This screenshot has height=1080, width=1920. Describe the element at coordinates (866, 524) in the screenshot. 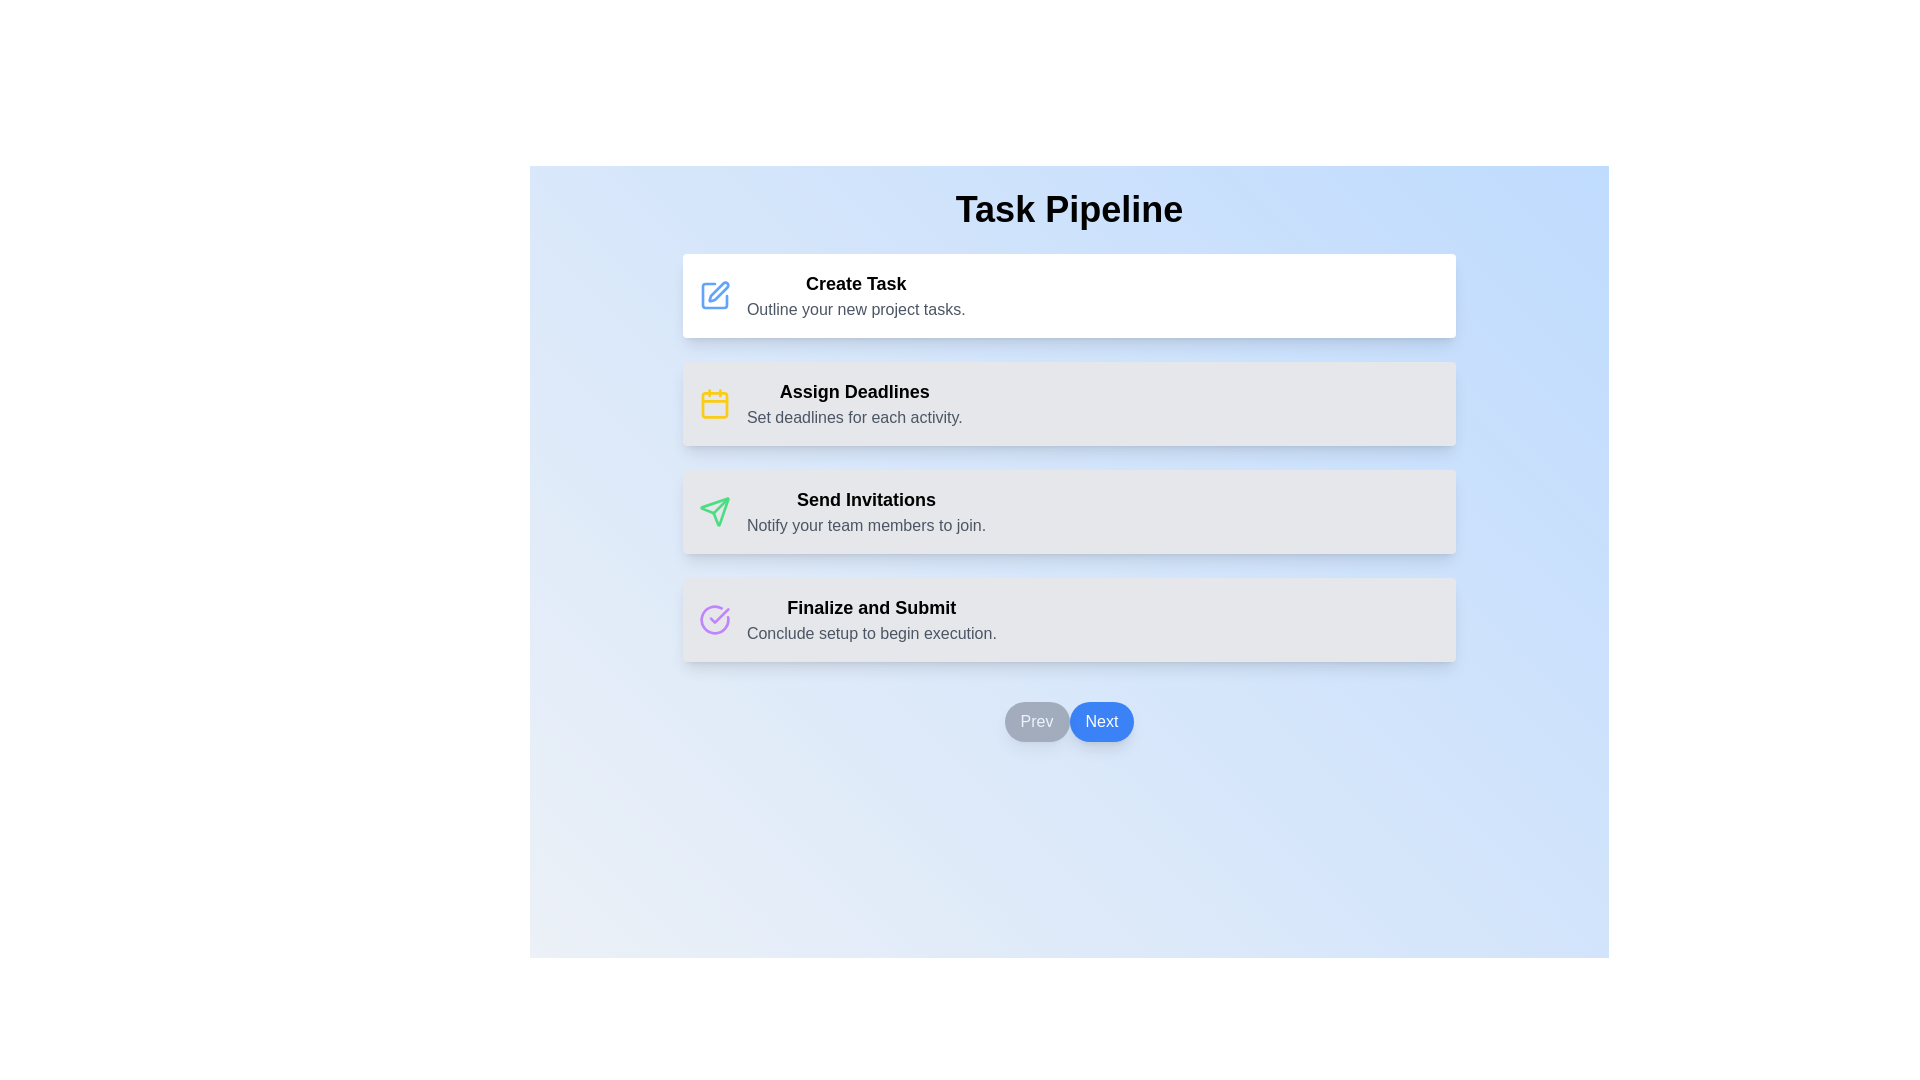

I see `the text label that reads 'Notify your team members to join.' which is located in the 'Send Invitations' section, directly below its title` at that location.